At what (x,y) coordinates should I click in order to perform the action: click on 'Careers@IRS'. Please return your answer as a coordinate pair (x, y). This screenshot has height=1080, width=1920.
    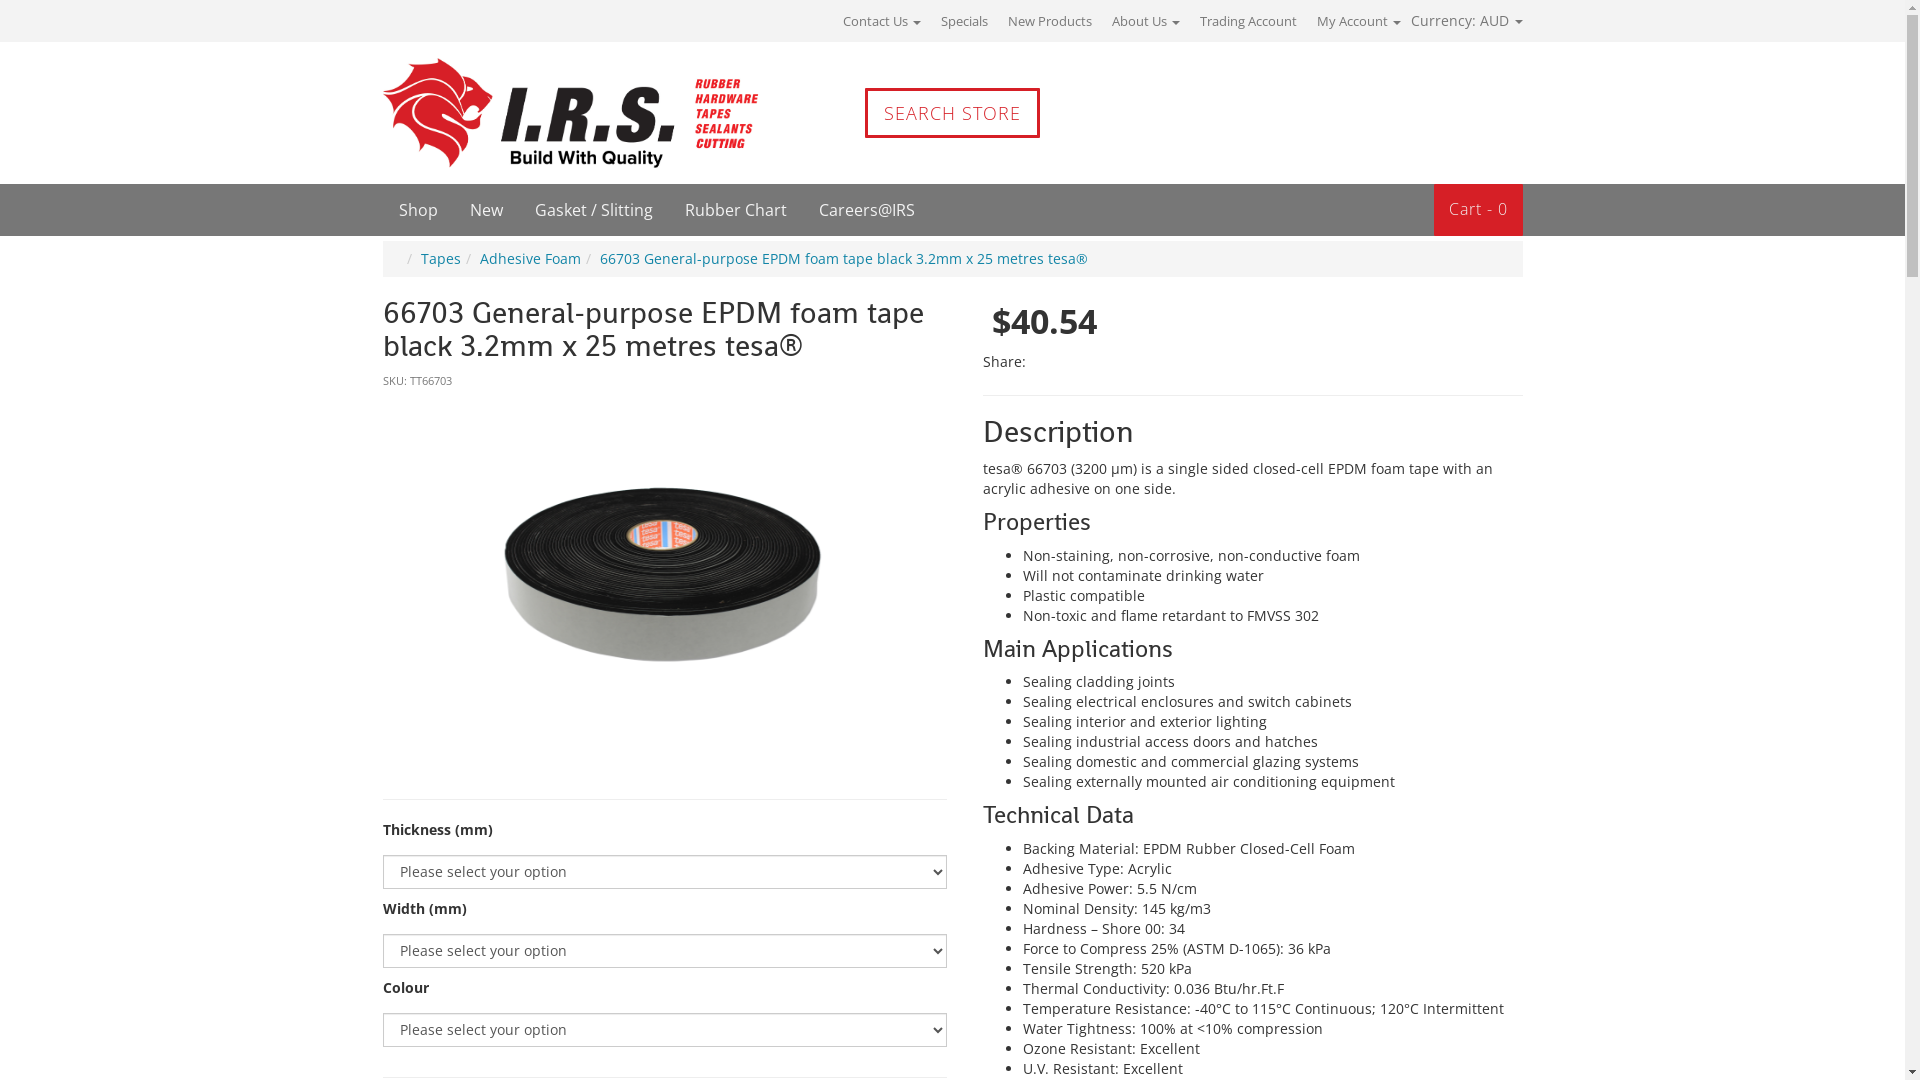
    Looking at the image, I should click on (865, 209).